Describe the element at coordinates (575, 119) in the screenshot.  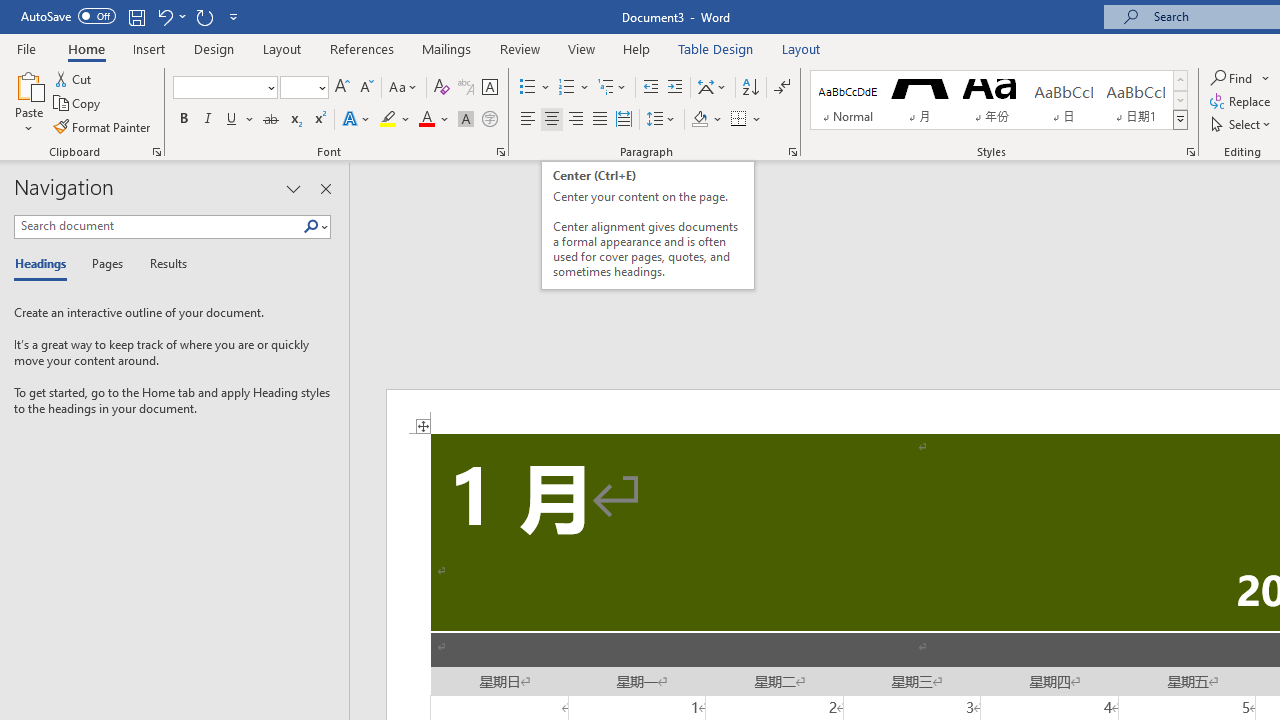
I see `'Align Right'` at that location.